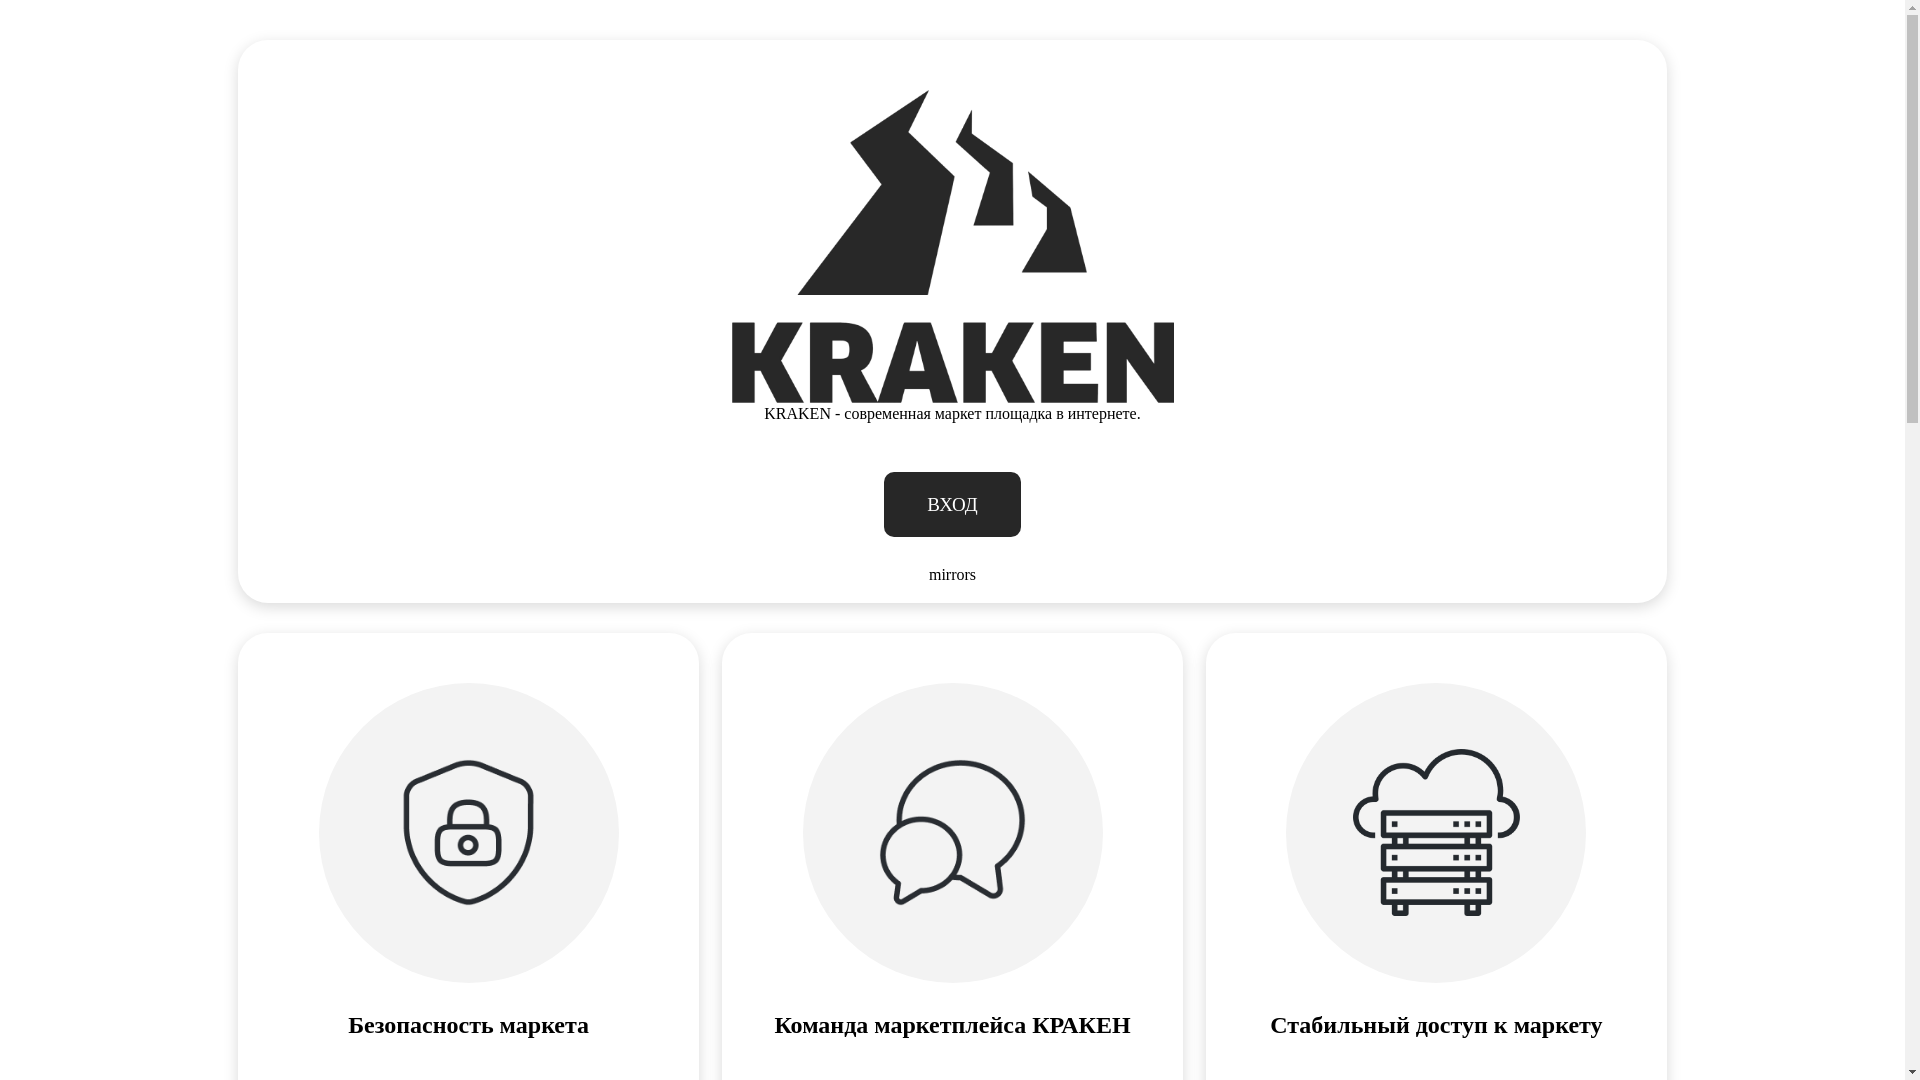  Describe the element at coordinates (951, 574) in the screenshot. I see `'mirrors'` at that location.